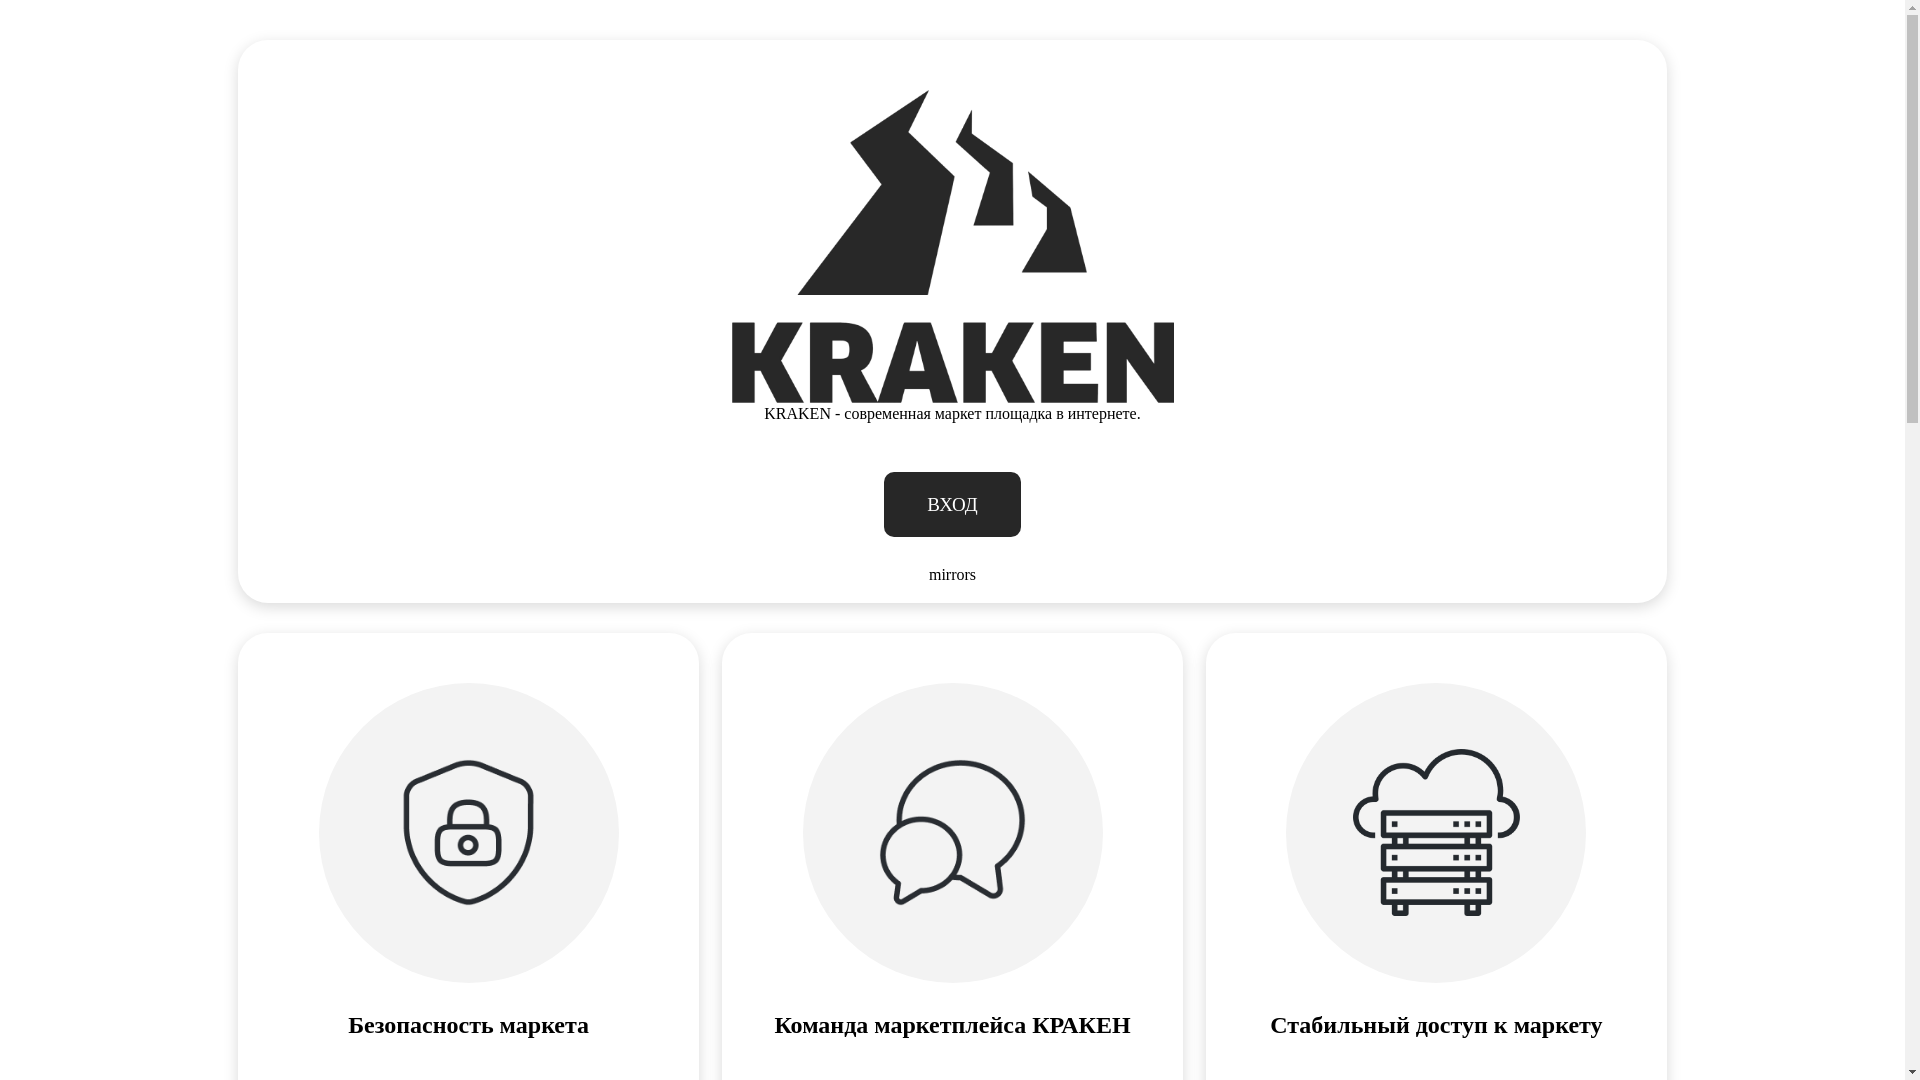  Describe the element at coordinates (951, 574) in the screenshot. I see `'mirrors'` at that location.